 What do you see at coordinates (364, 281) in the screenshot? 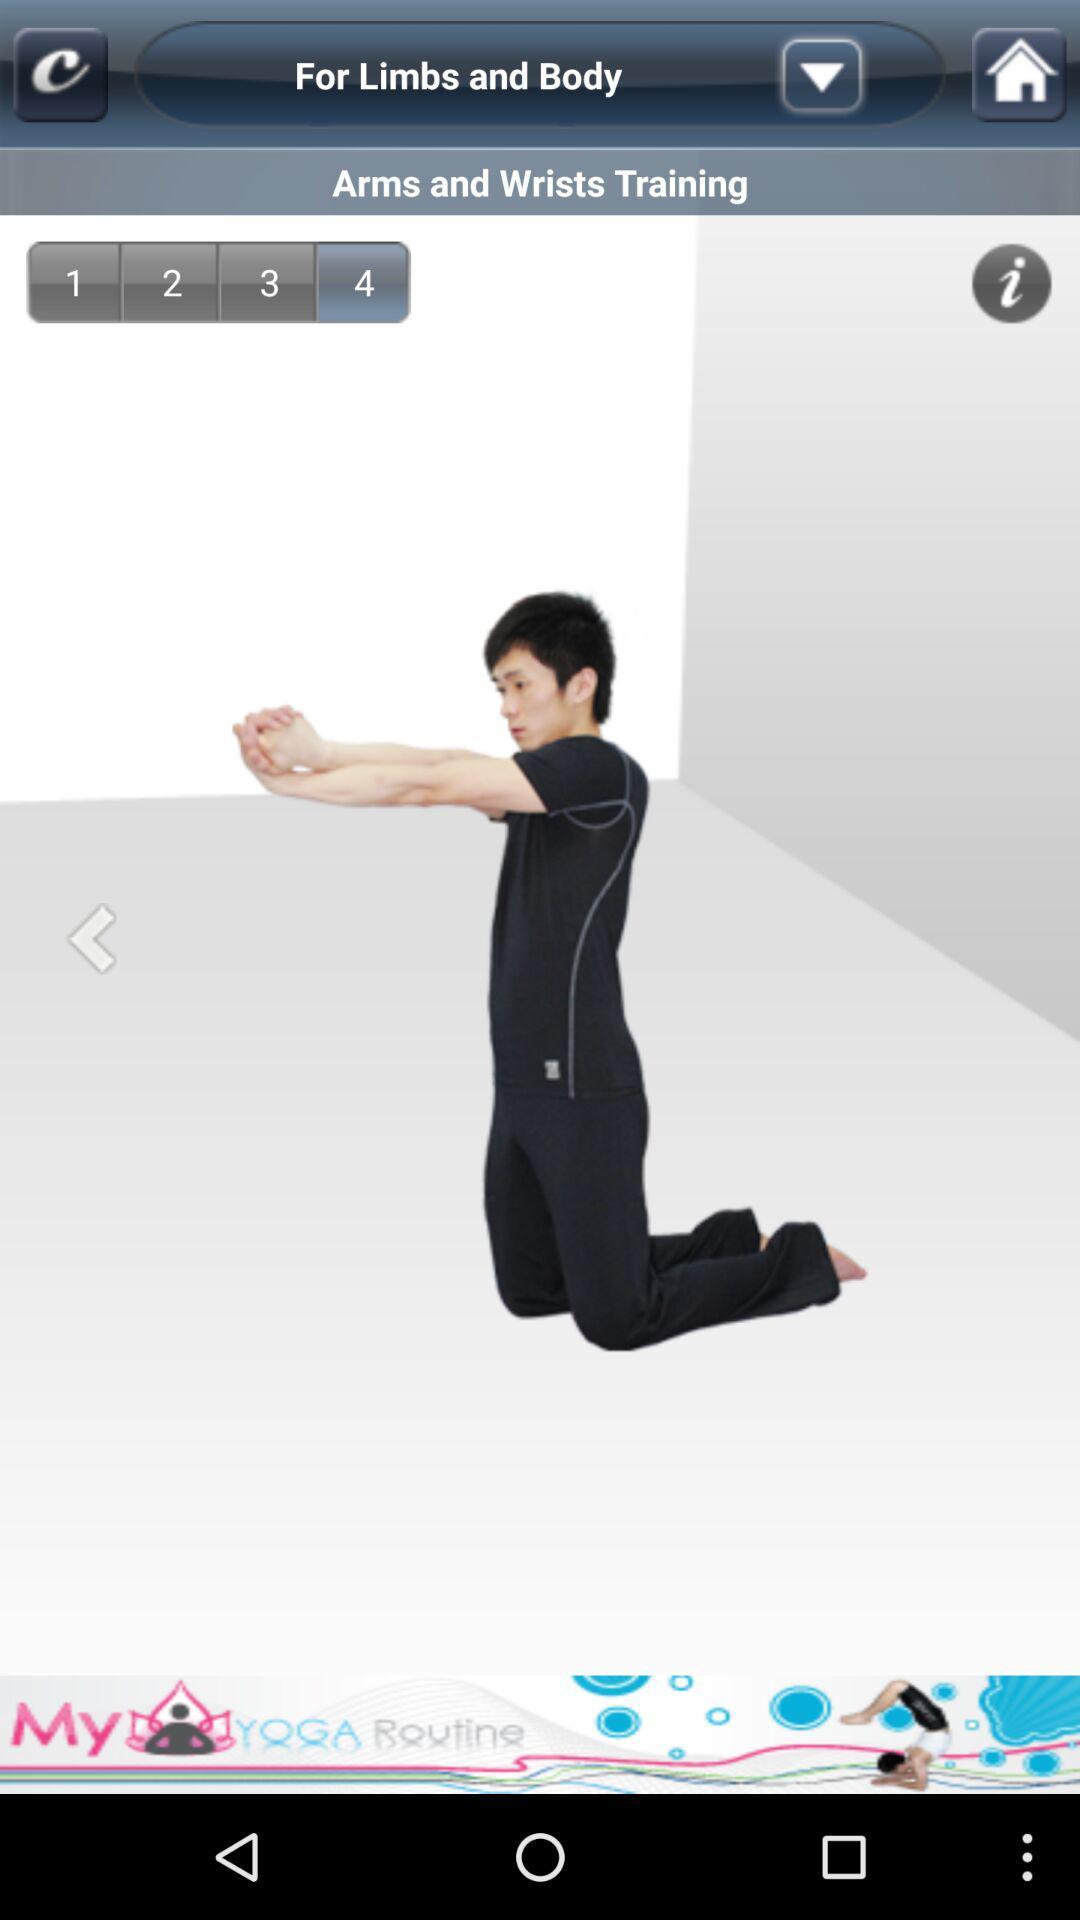
I see `app below arms and wrists` at bounding box center [364, 281].